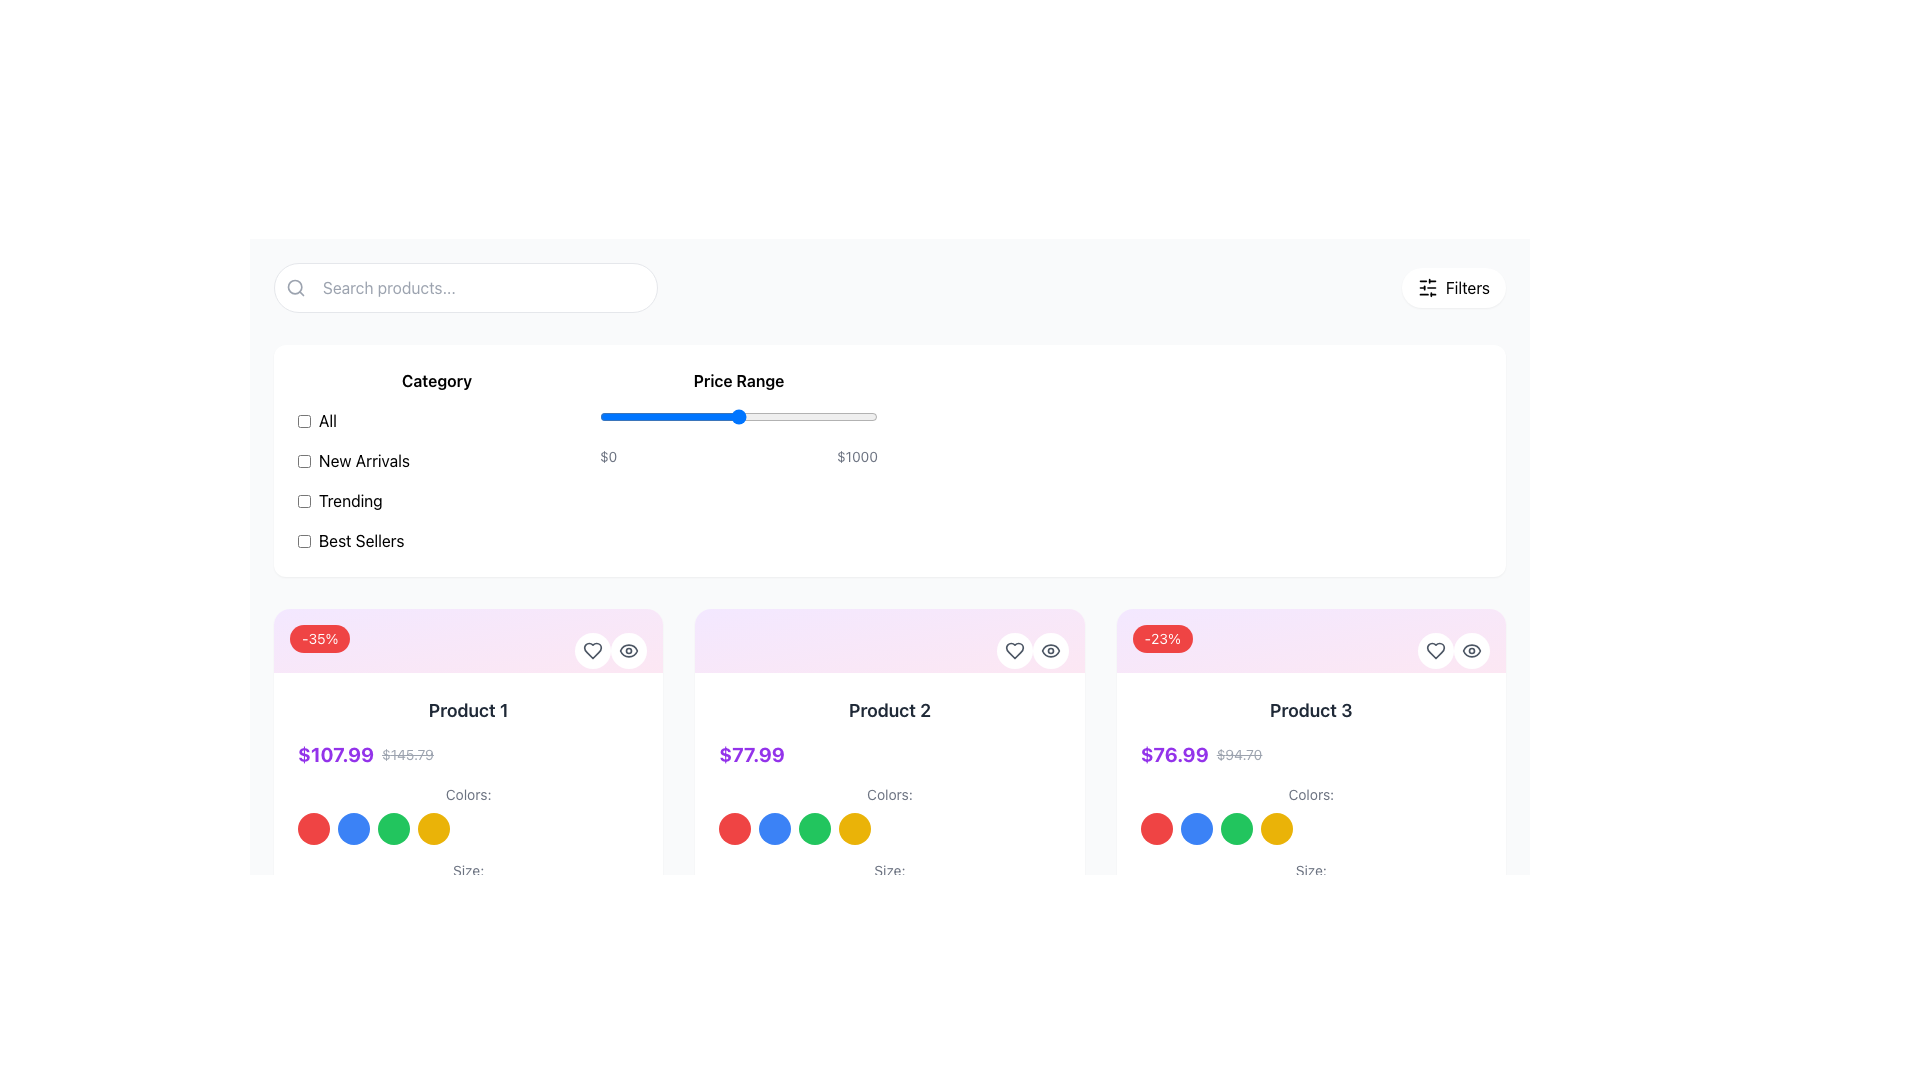 This screenshot has height=1080, width=1920. I want to click on the third circle in the 'Colors' section of the product card for 'Product 2', so click(815, 829).